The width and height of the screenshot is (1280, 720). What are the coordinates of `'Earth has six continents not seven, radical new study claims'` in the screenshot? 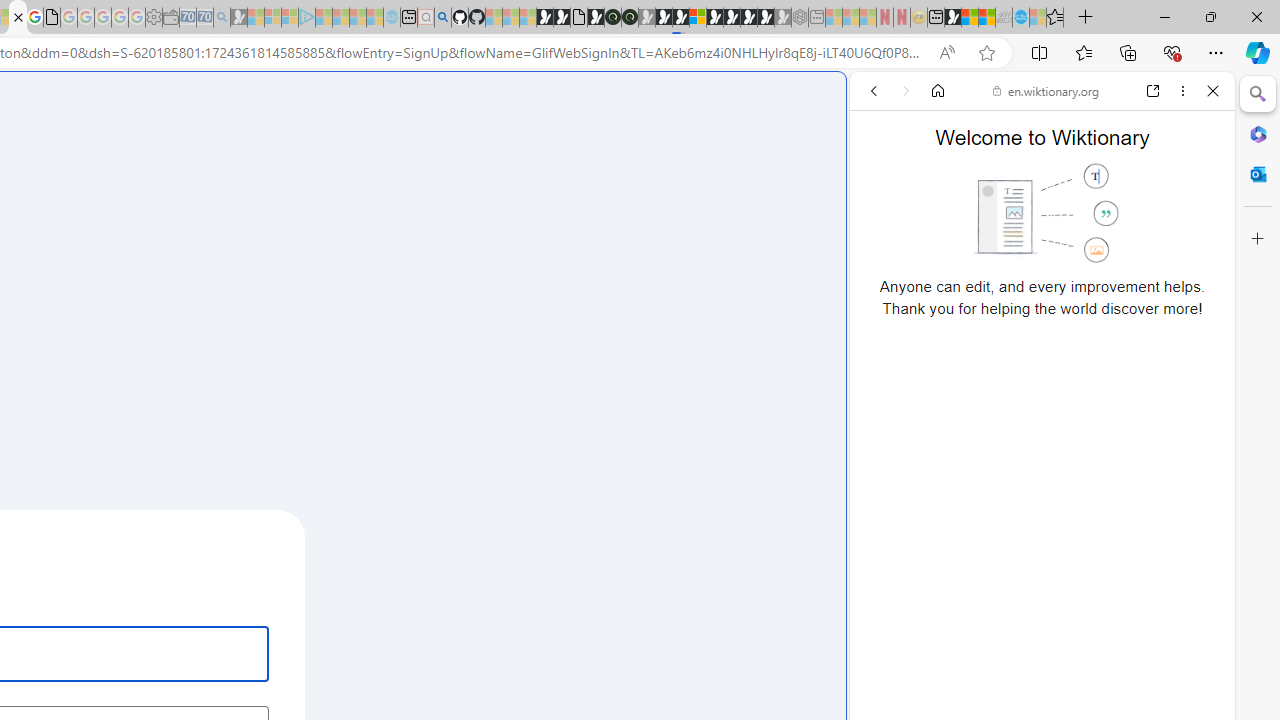 It's located at (986, 17).